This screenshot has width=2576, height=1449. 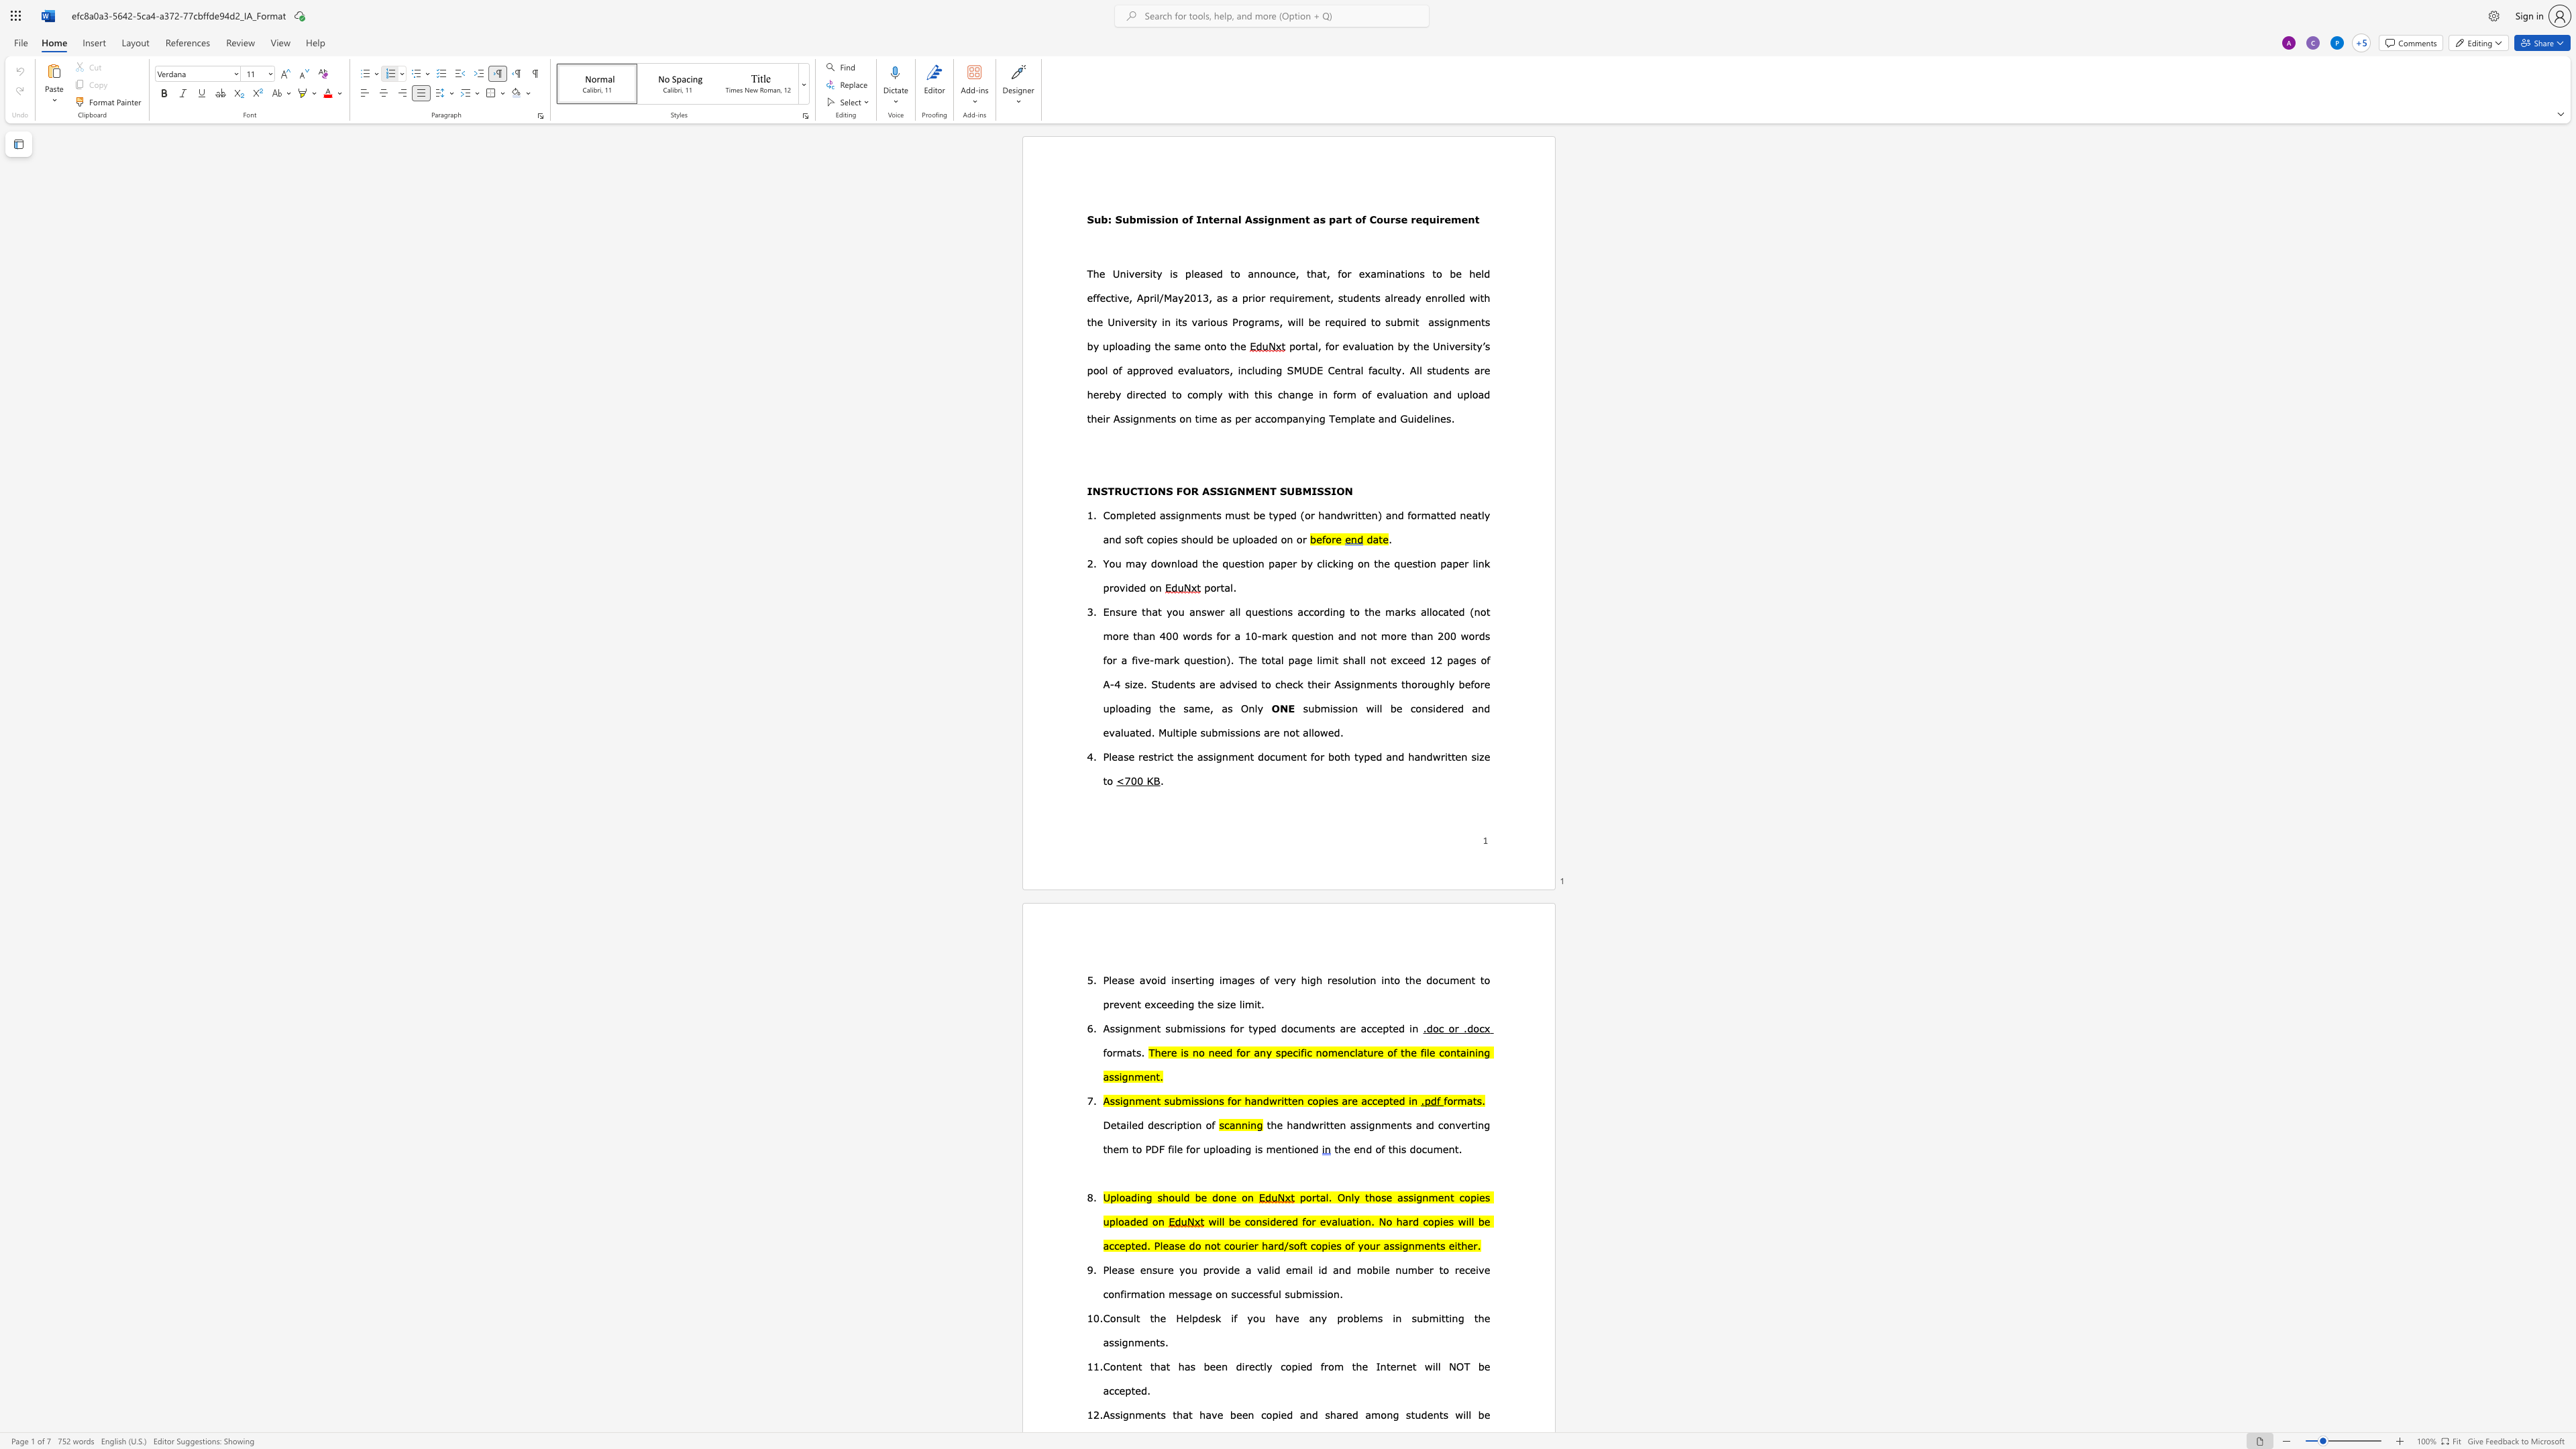 What do you see at coordinates (1261, 1051) in the screenshot?
I see `the 3th character "n" in the text` at bounding box center [1261, 1051].